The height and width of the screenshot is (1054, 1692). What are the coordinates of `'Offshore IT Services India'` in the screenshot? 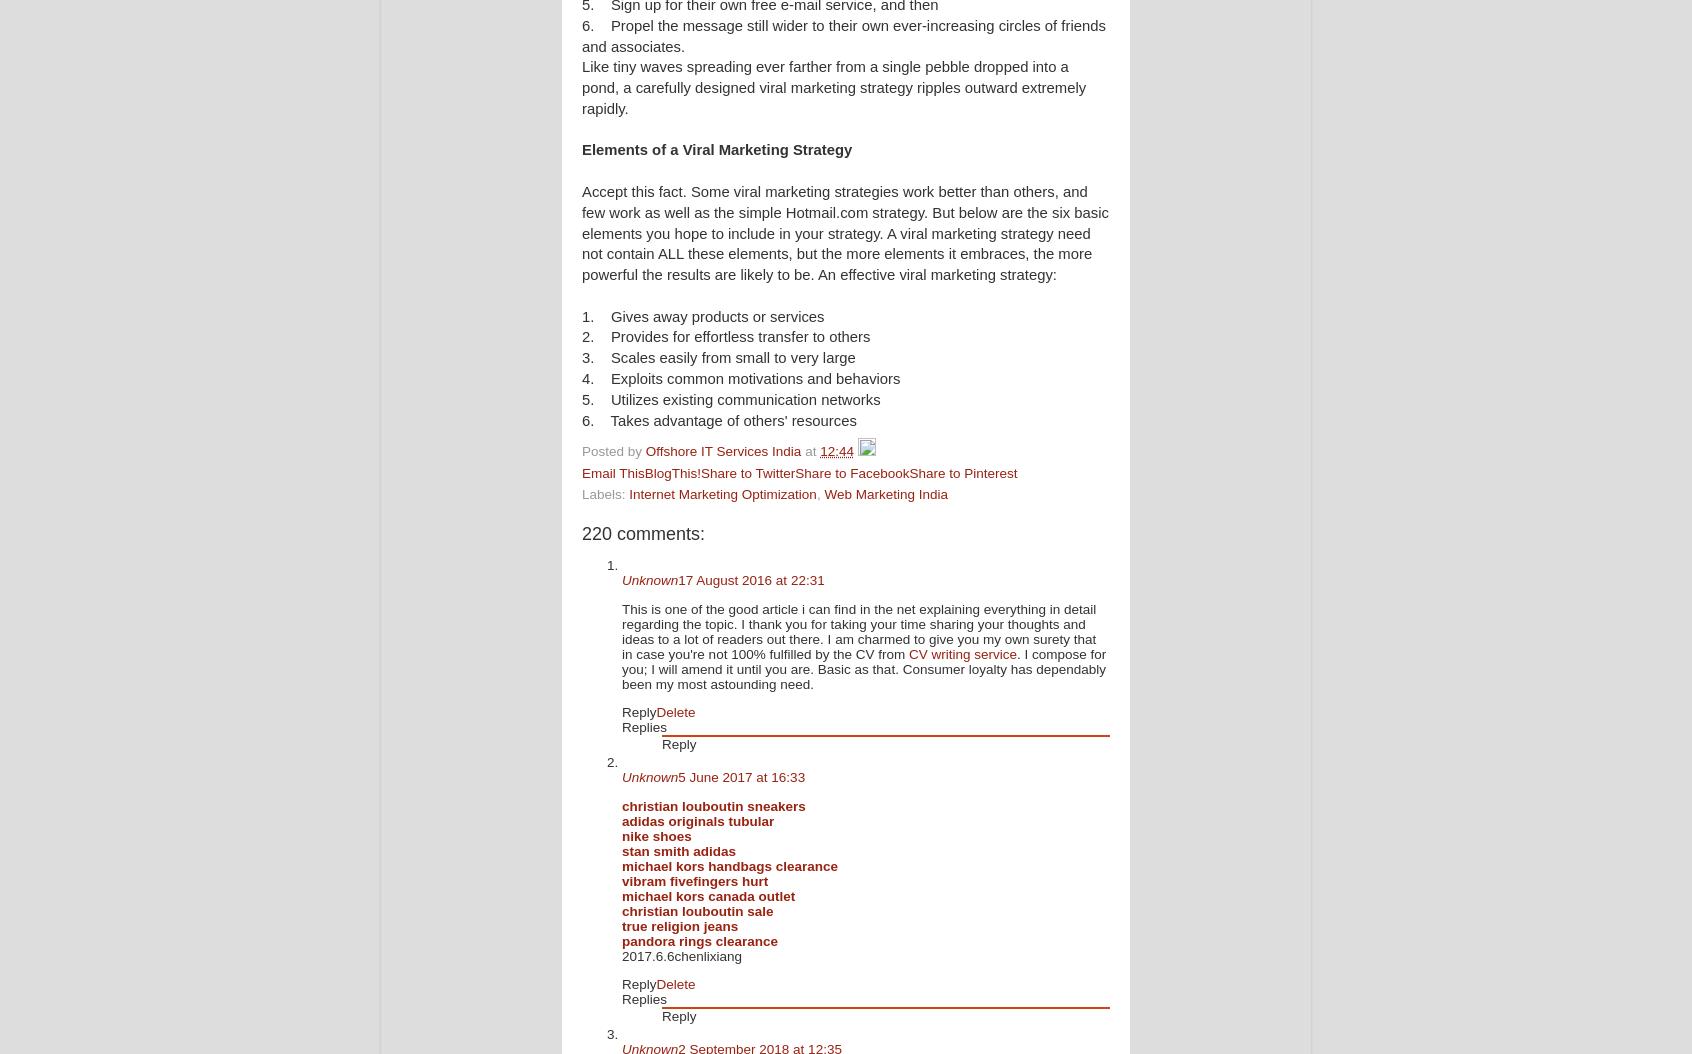 It's located at (644, 451).